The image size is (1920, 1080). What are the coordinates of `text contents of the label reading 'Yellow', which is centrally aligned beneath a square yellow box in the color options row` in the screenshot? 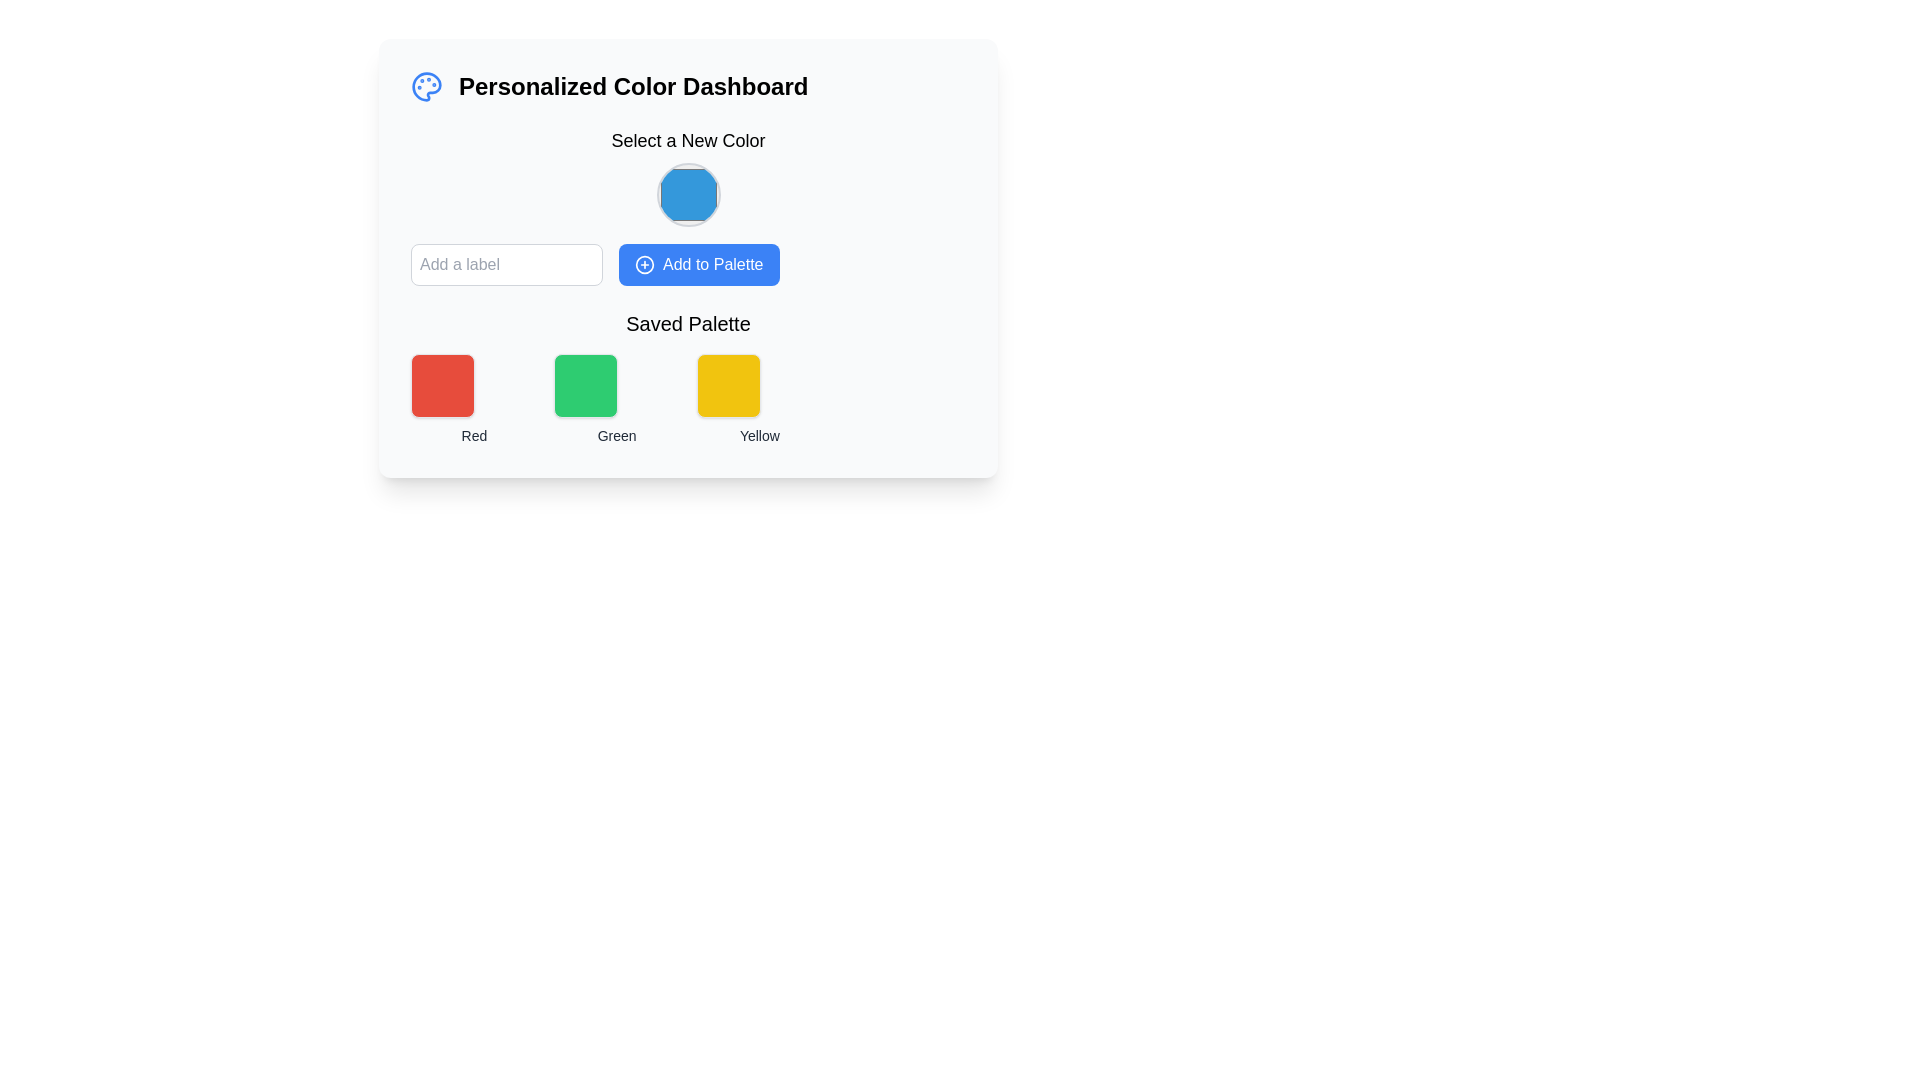 It's located at (758, 434).